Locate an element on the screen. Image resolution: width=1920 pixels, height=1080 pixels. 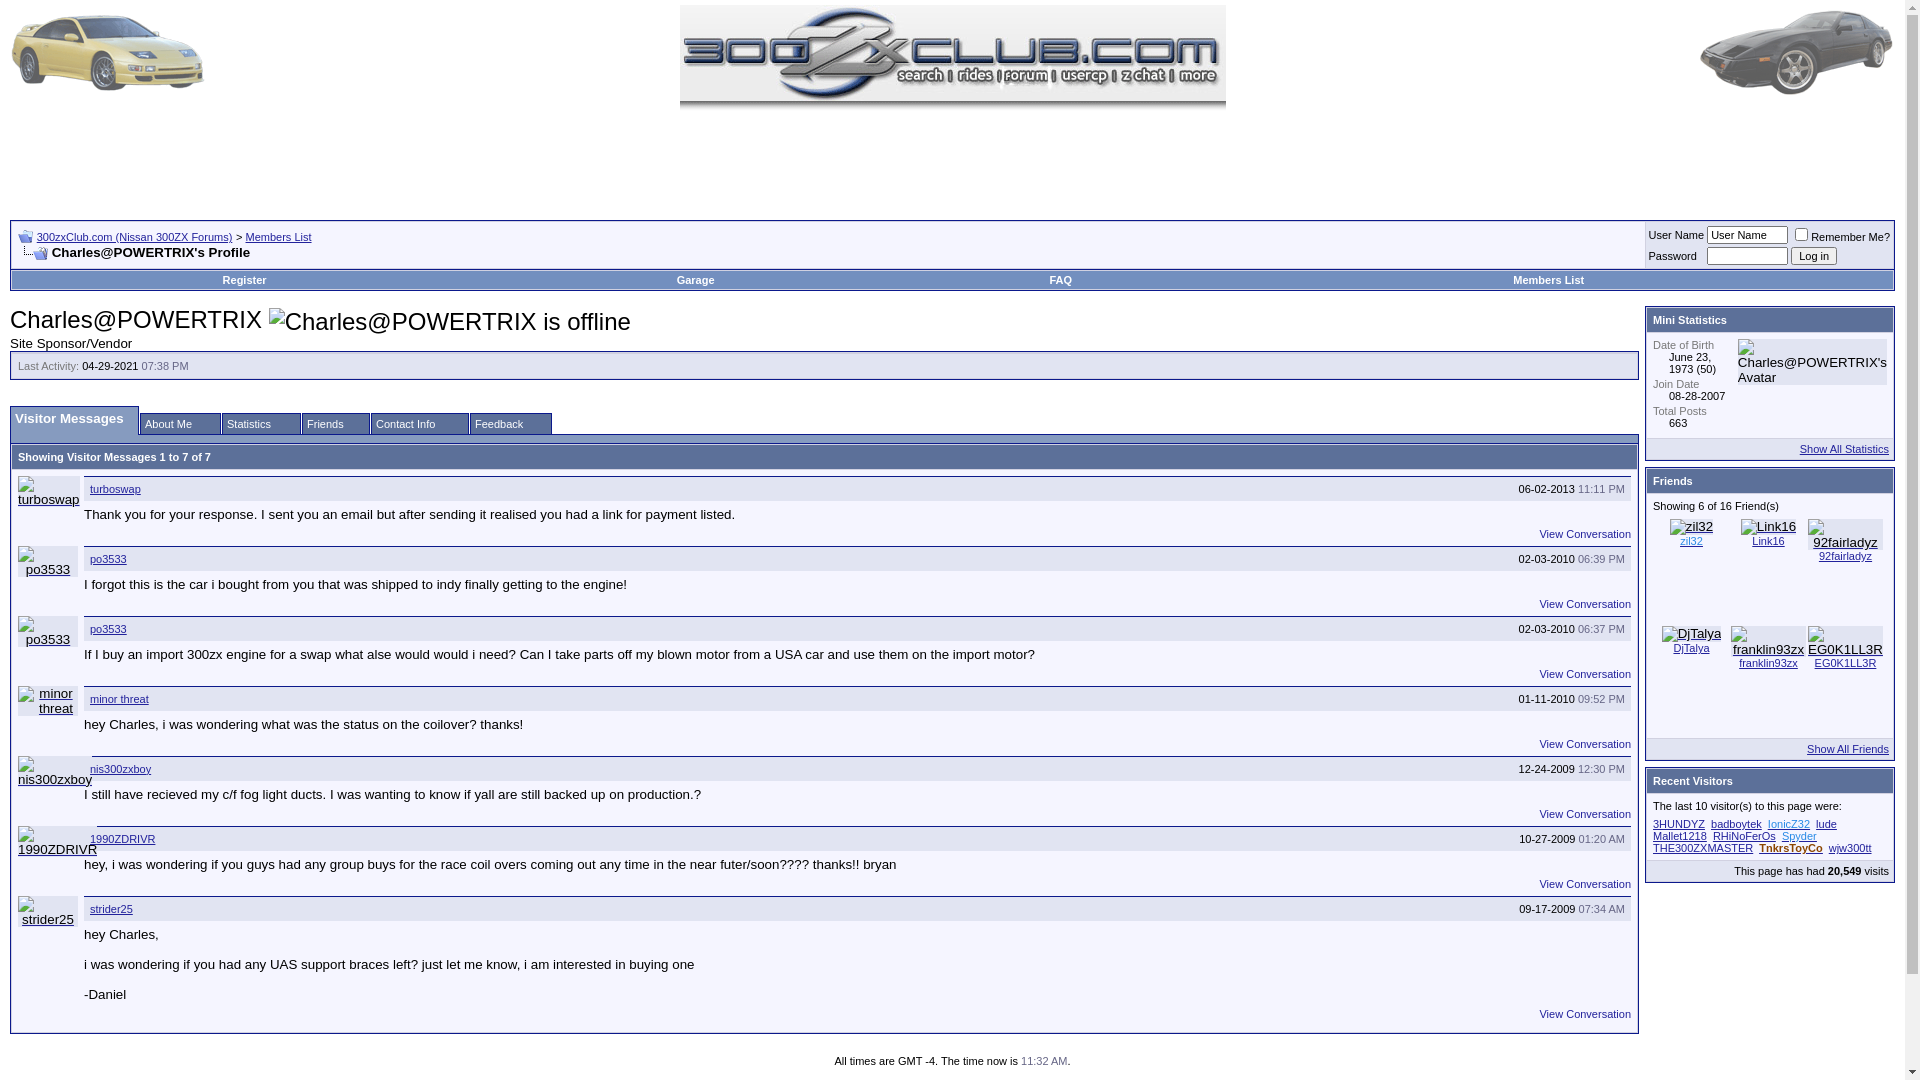
'po3533' is located at coordinates (48, 631).